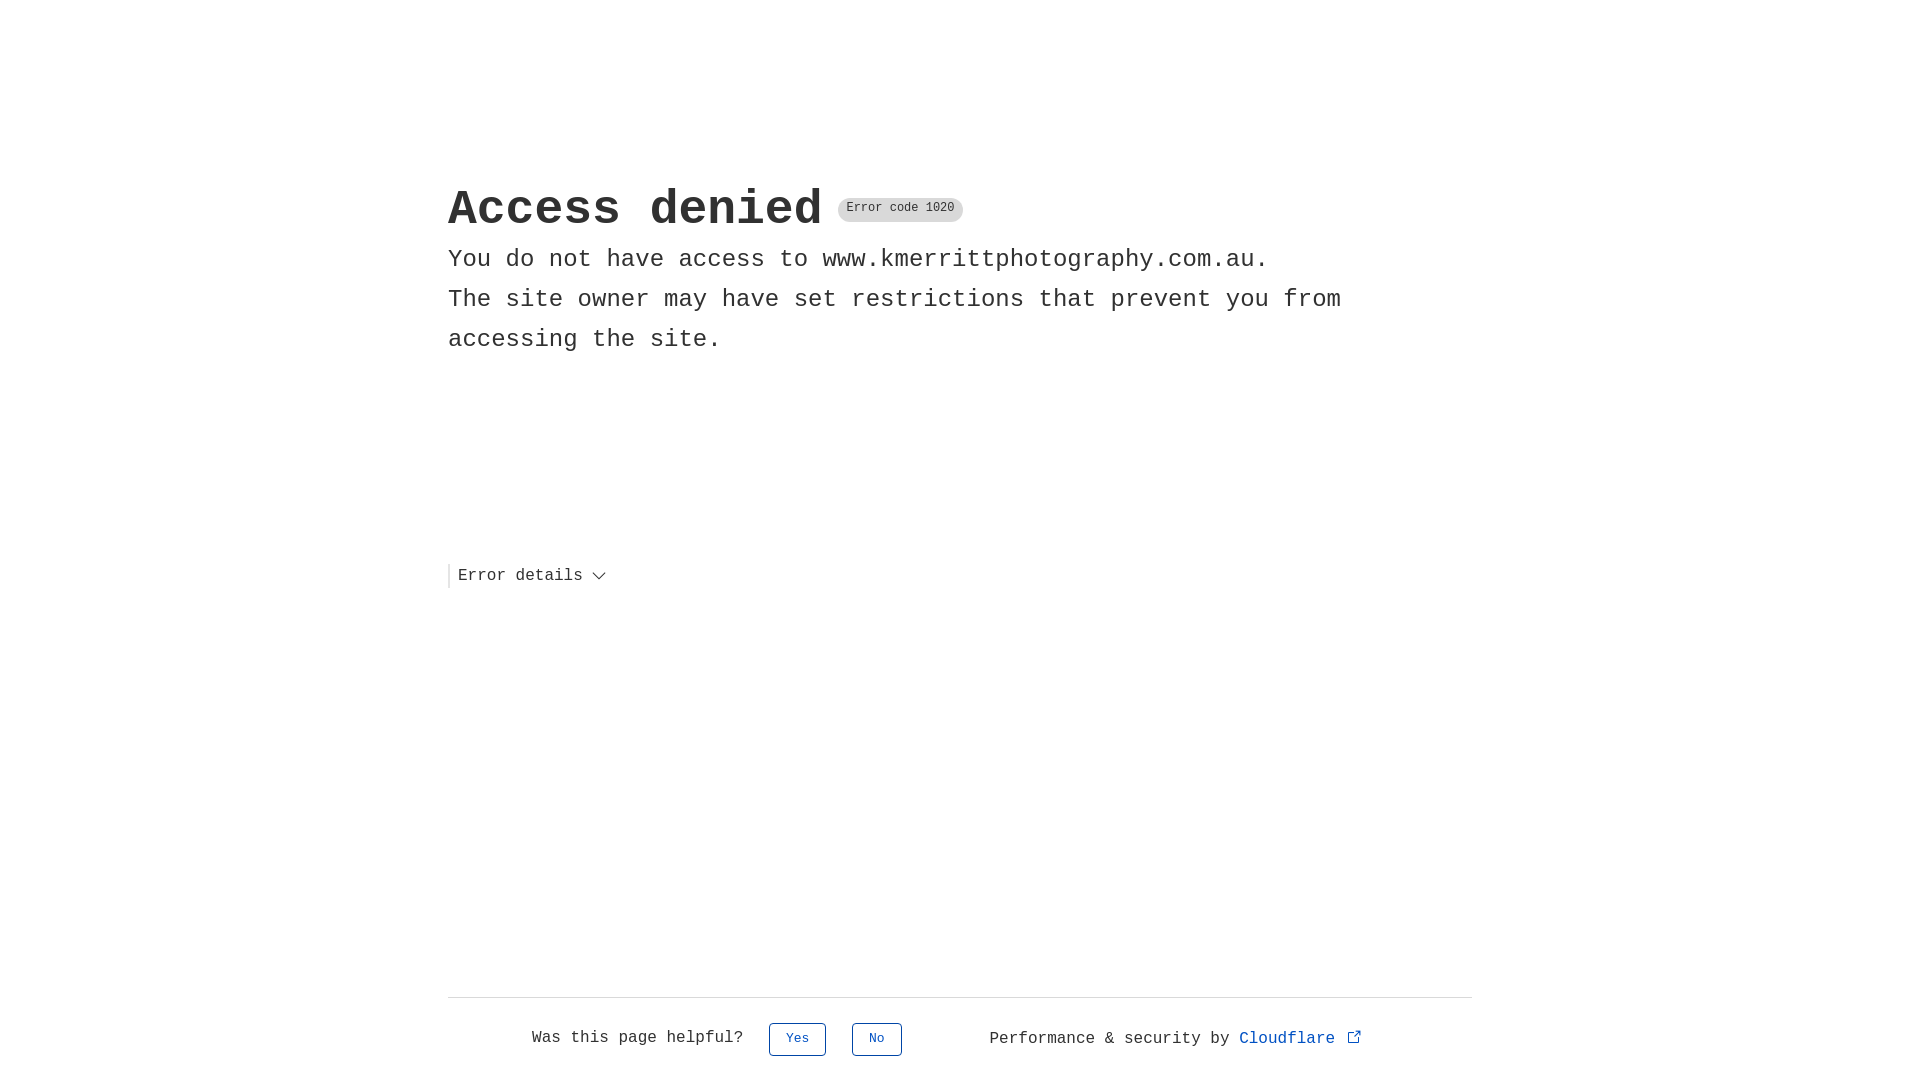  I want to click on 'No', so click(877, 1038).